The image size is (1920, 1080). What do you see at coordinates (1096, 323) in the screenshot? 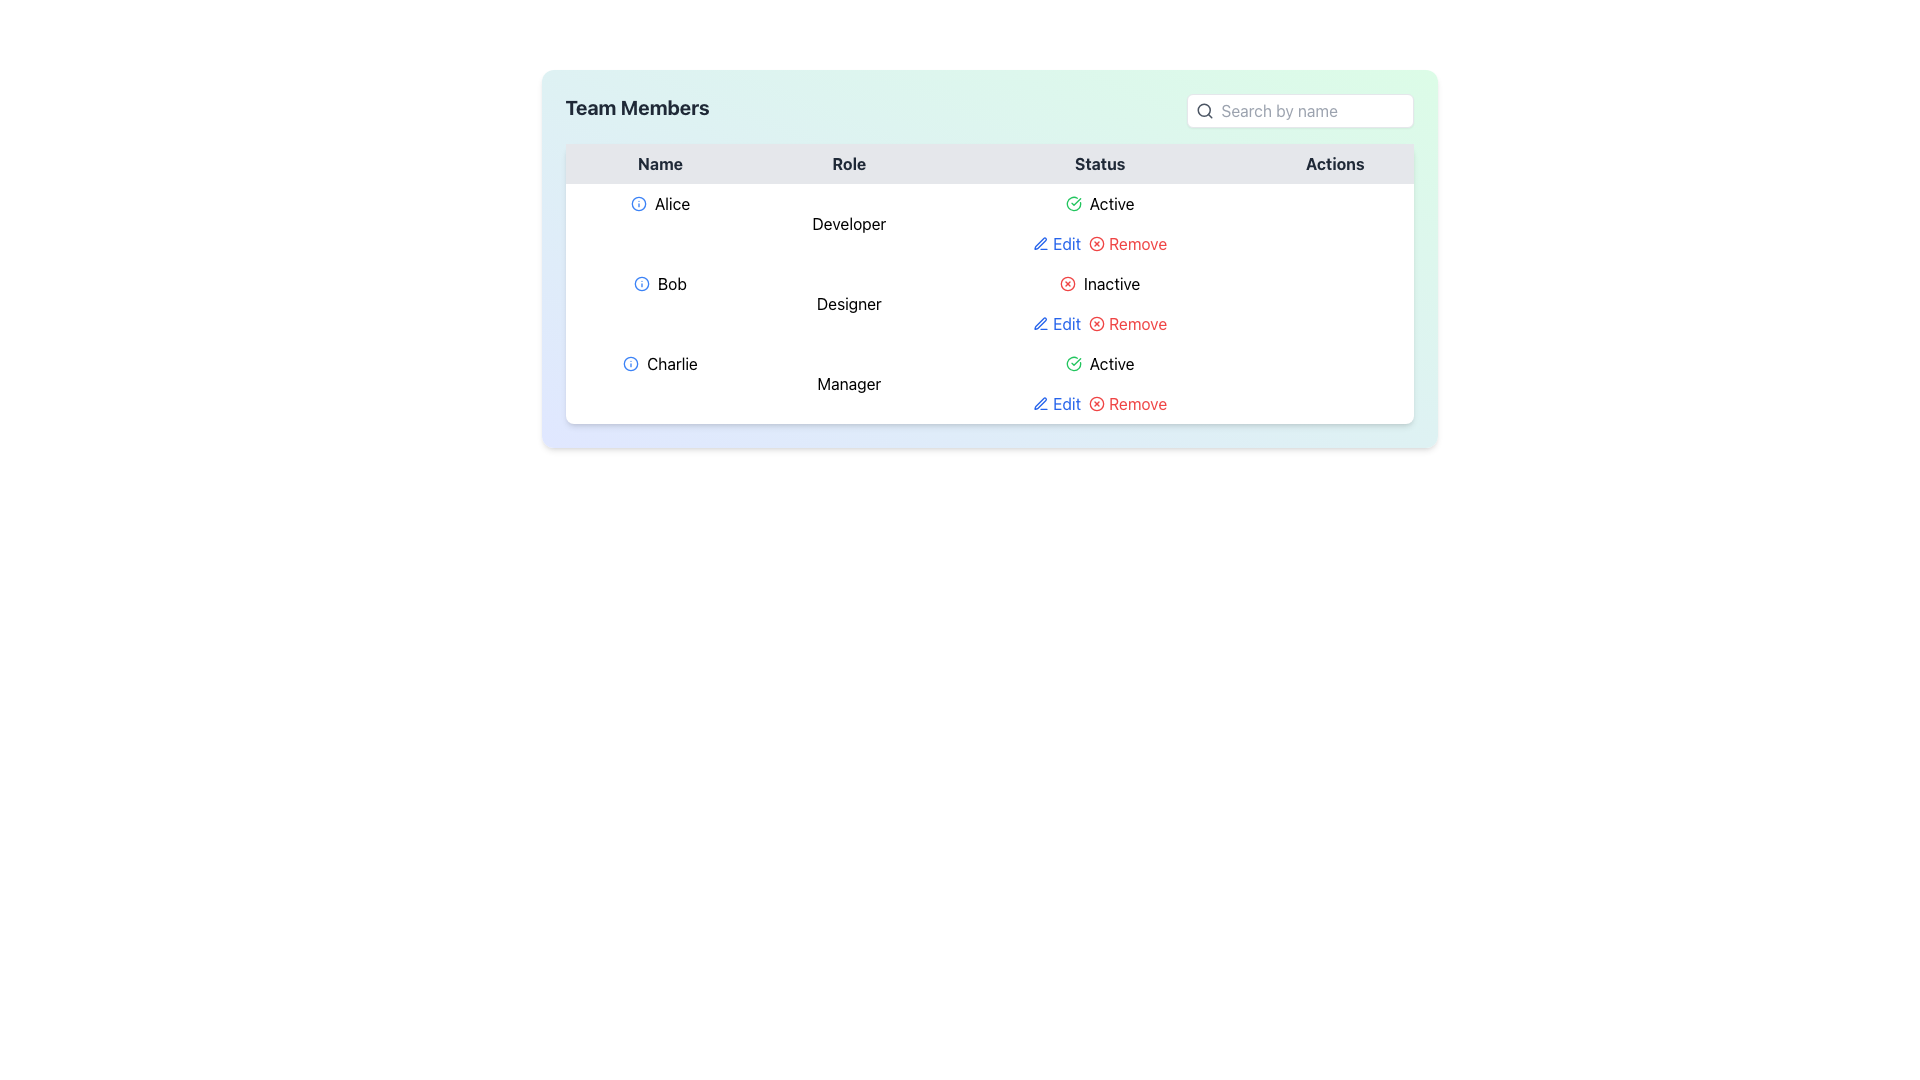
I see `the small red circular button with an 'x' icon, located in the 'Actions' column next to the 'Edit' button for the entry 'Bob'` at bounding box center [1096, 323].